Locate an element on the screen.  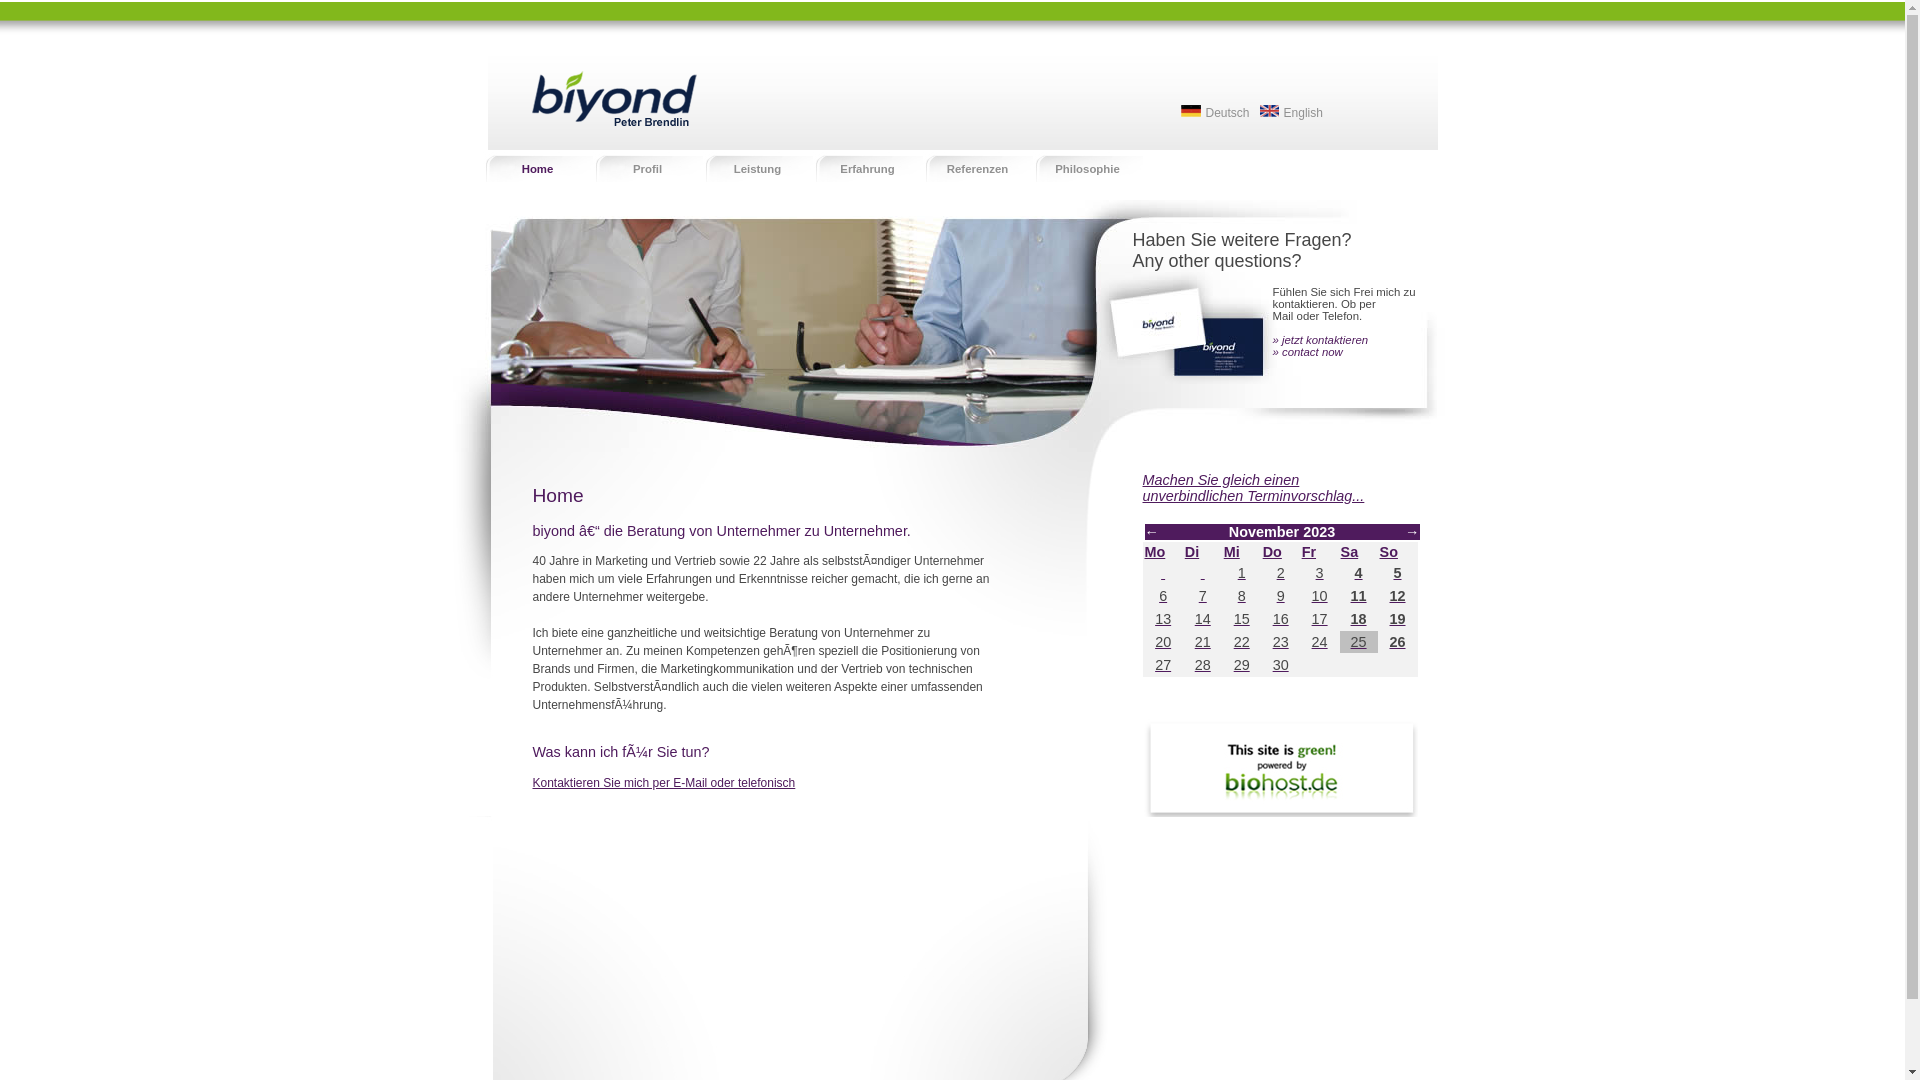
'Deutsch' is located at coordinates (1213, 112).